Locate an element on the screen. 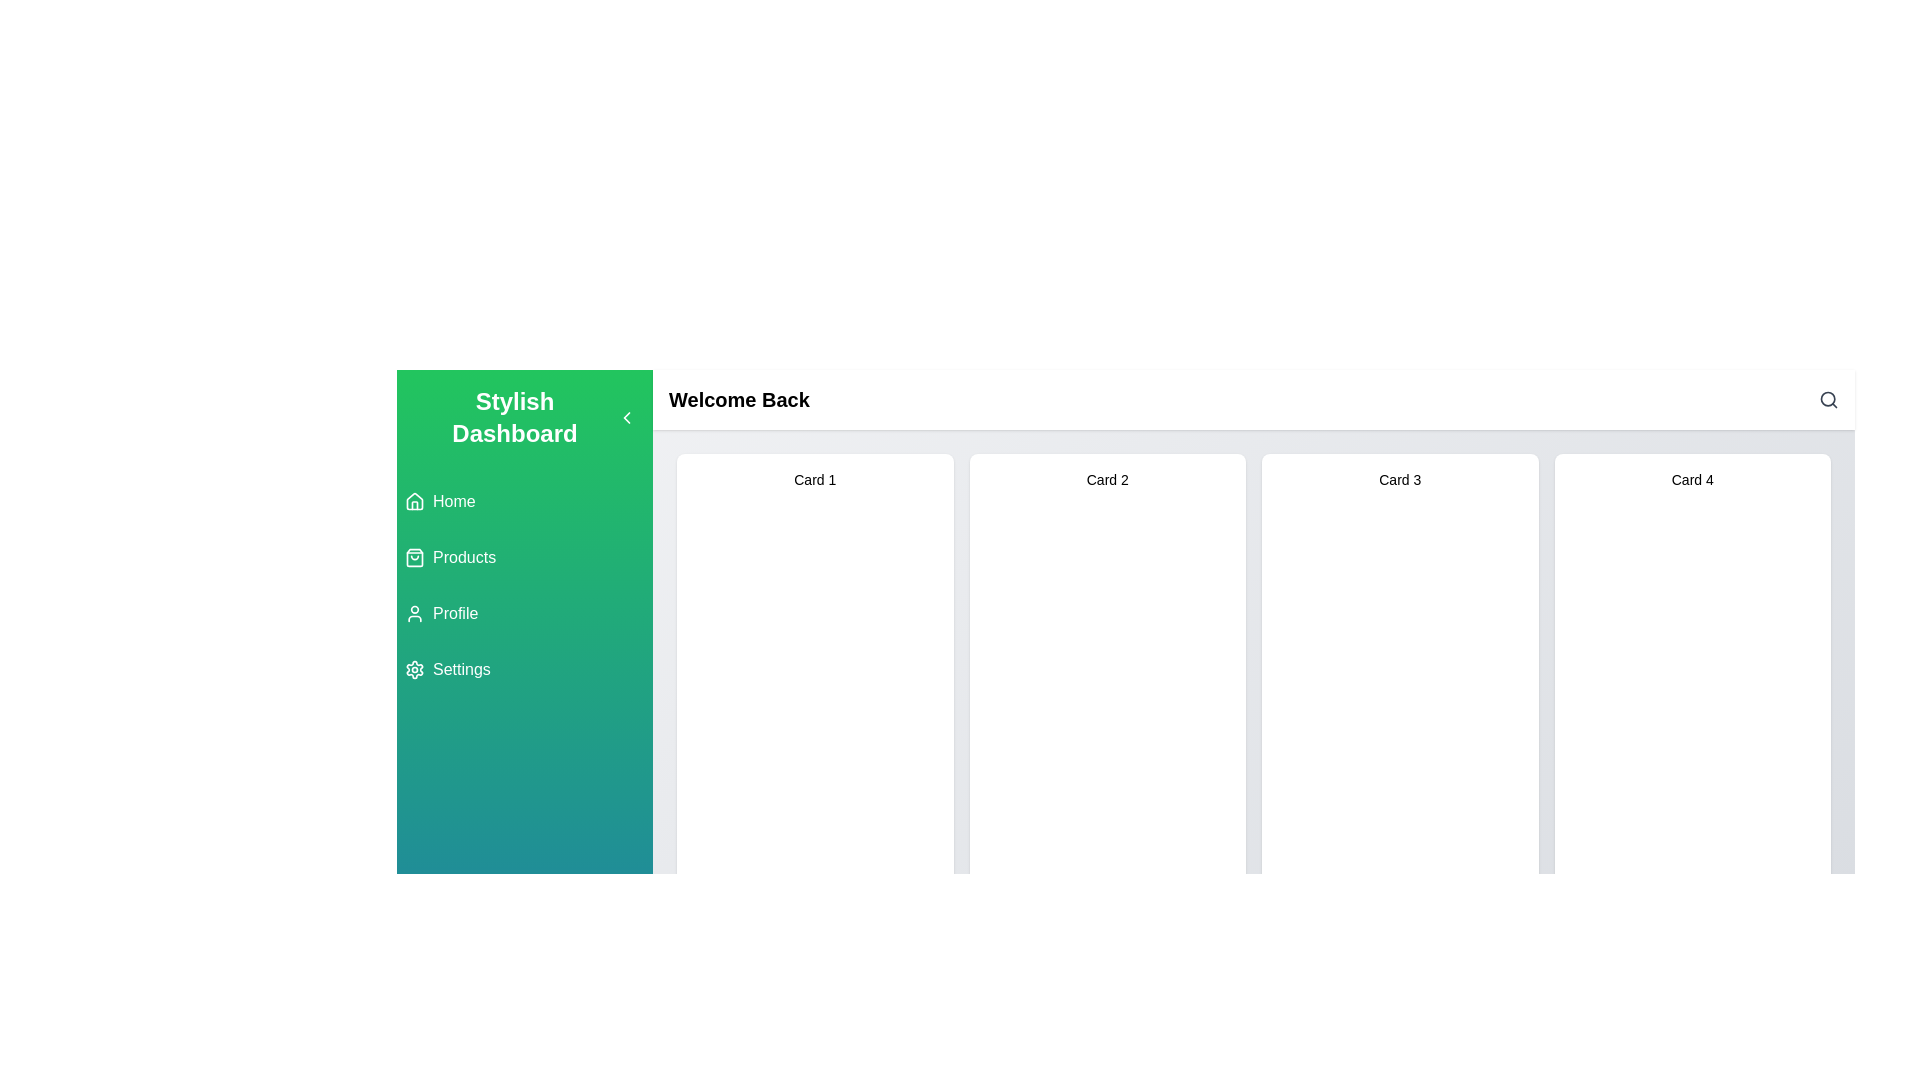  the second card element in the dashboard that changes background color on hover is located at coordinates (1106, 692).